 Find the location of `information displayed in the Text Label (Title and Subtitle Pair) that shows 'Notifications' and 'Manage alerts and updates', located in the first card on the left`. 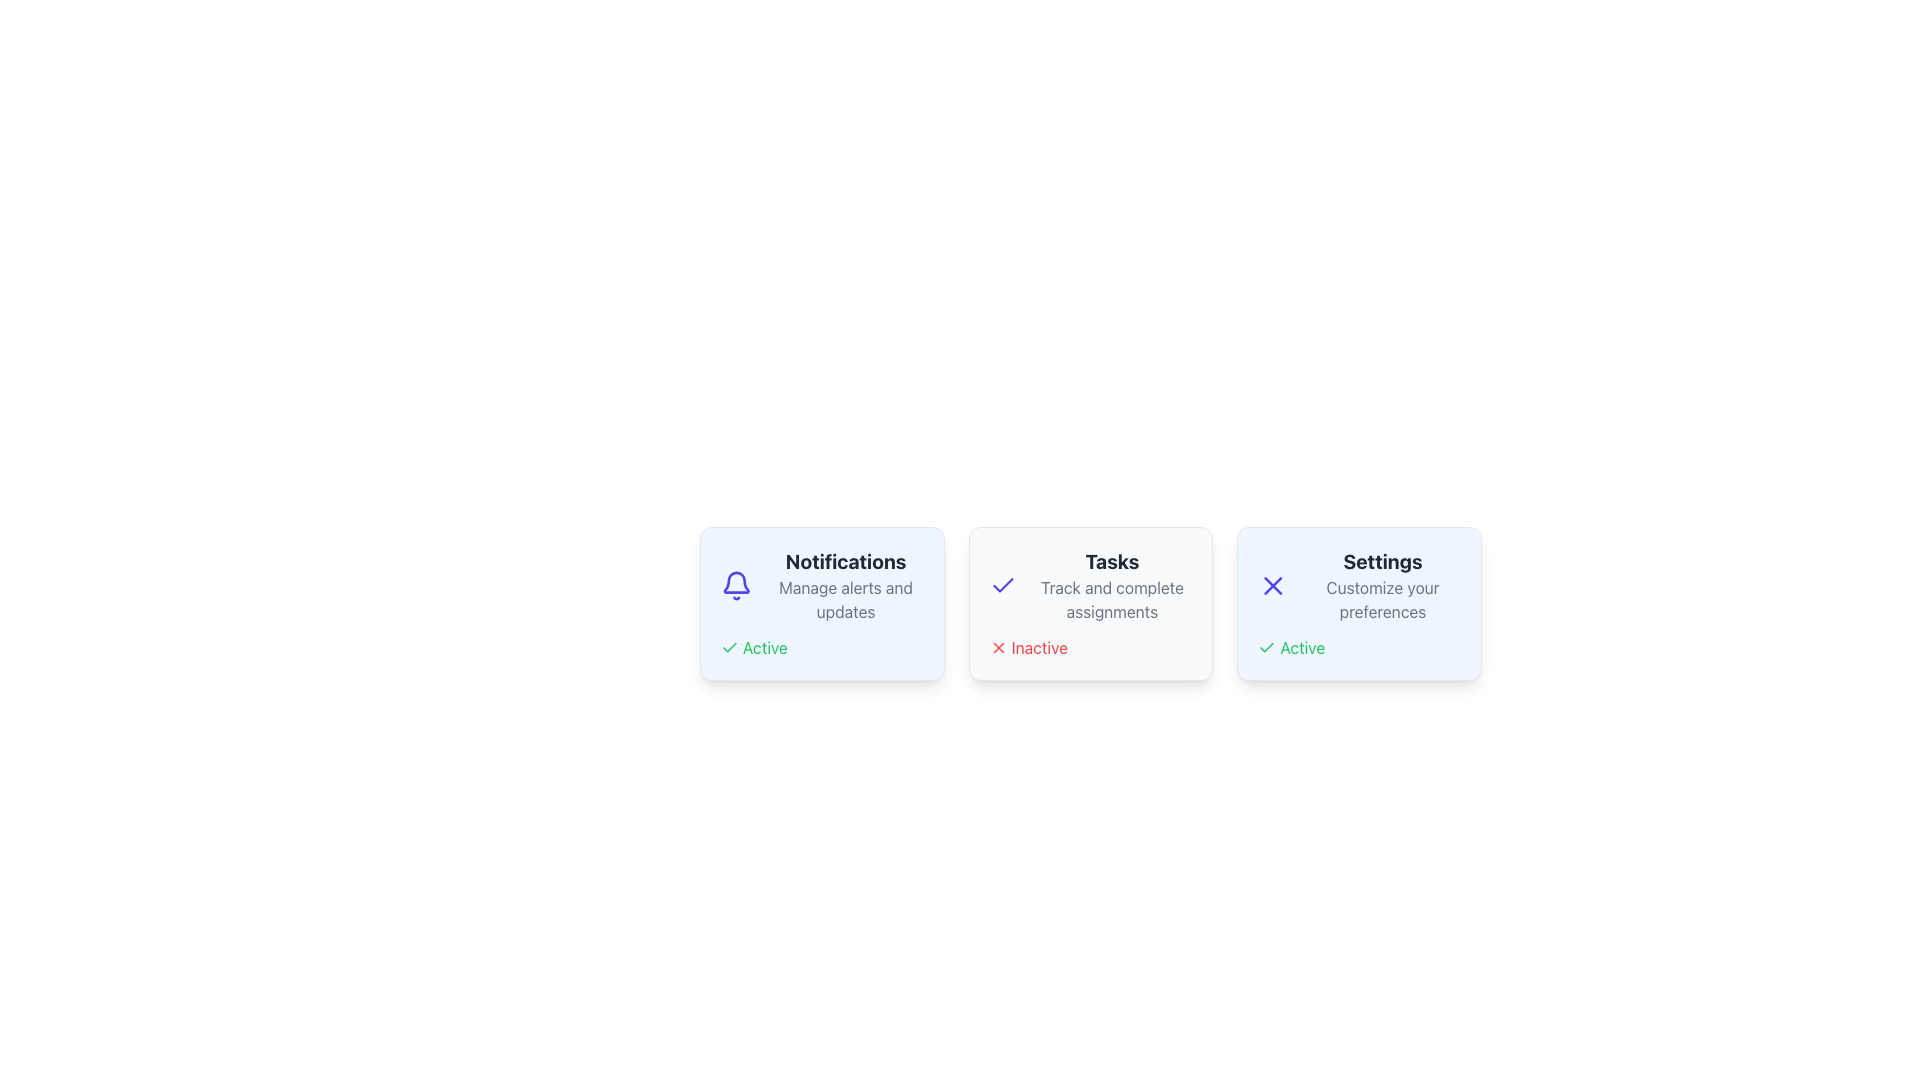

information displayed in the Text Label (Title and Subtitle Pair) that shows 'Notifications' and 'Manage alerts and updates', located in the first card on the left is located at coordinates (846, 585).